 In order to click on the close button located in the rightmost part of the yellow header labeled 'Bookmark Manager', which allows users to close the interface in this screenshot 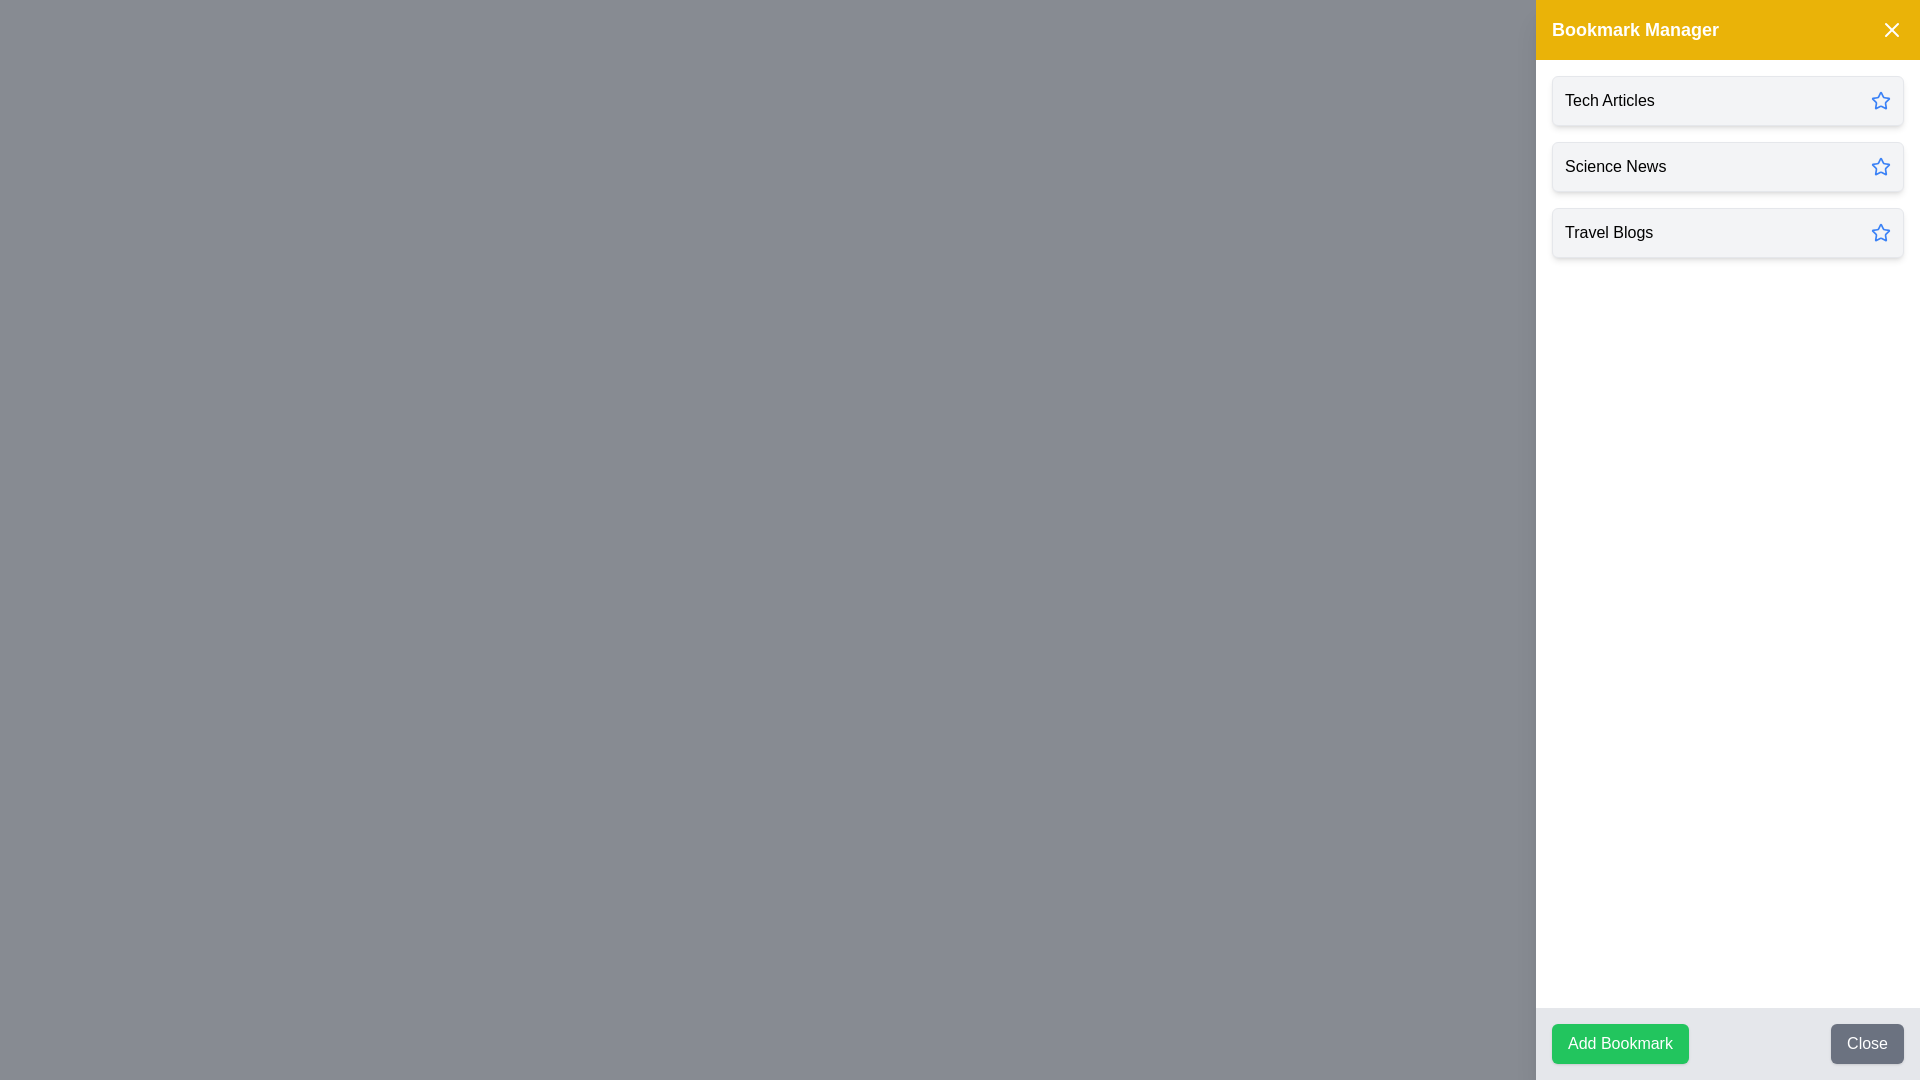, I will do `click(1890, 30)`.